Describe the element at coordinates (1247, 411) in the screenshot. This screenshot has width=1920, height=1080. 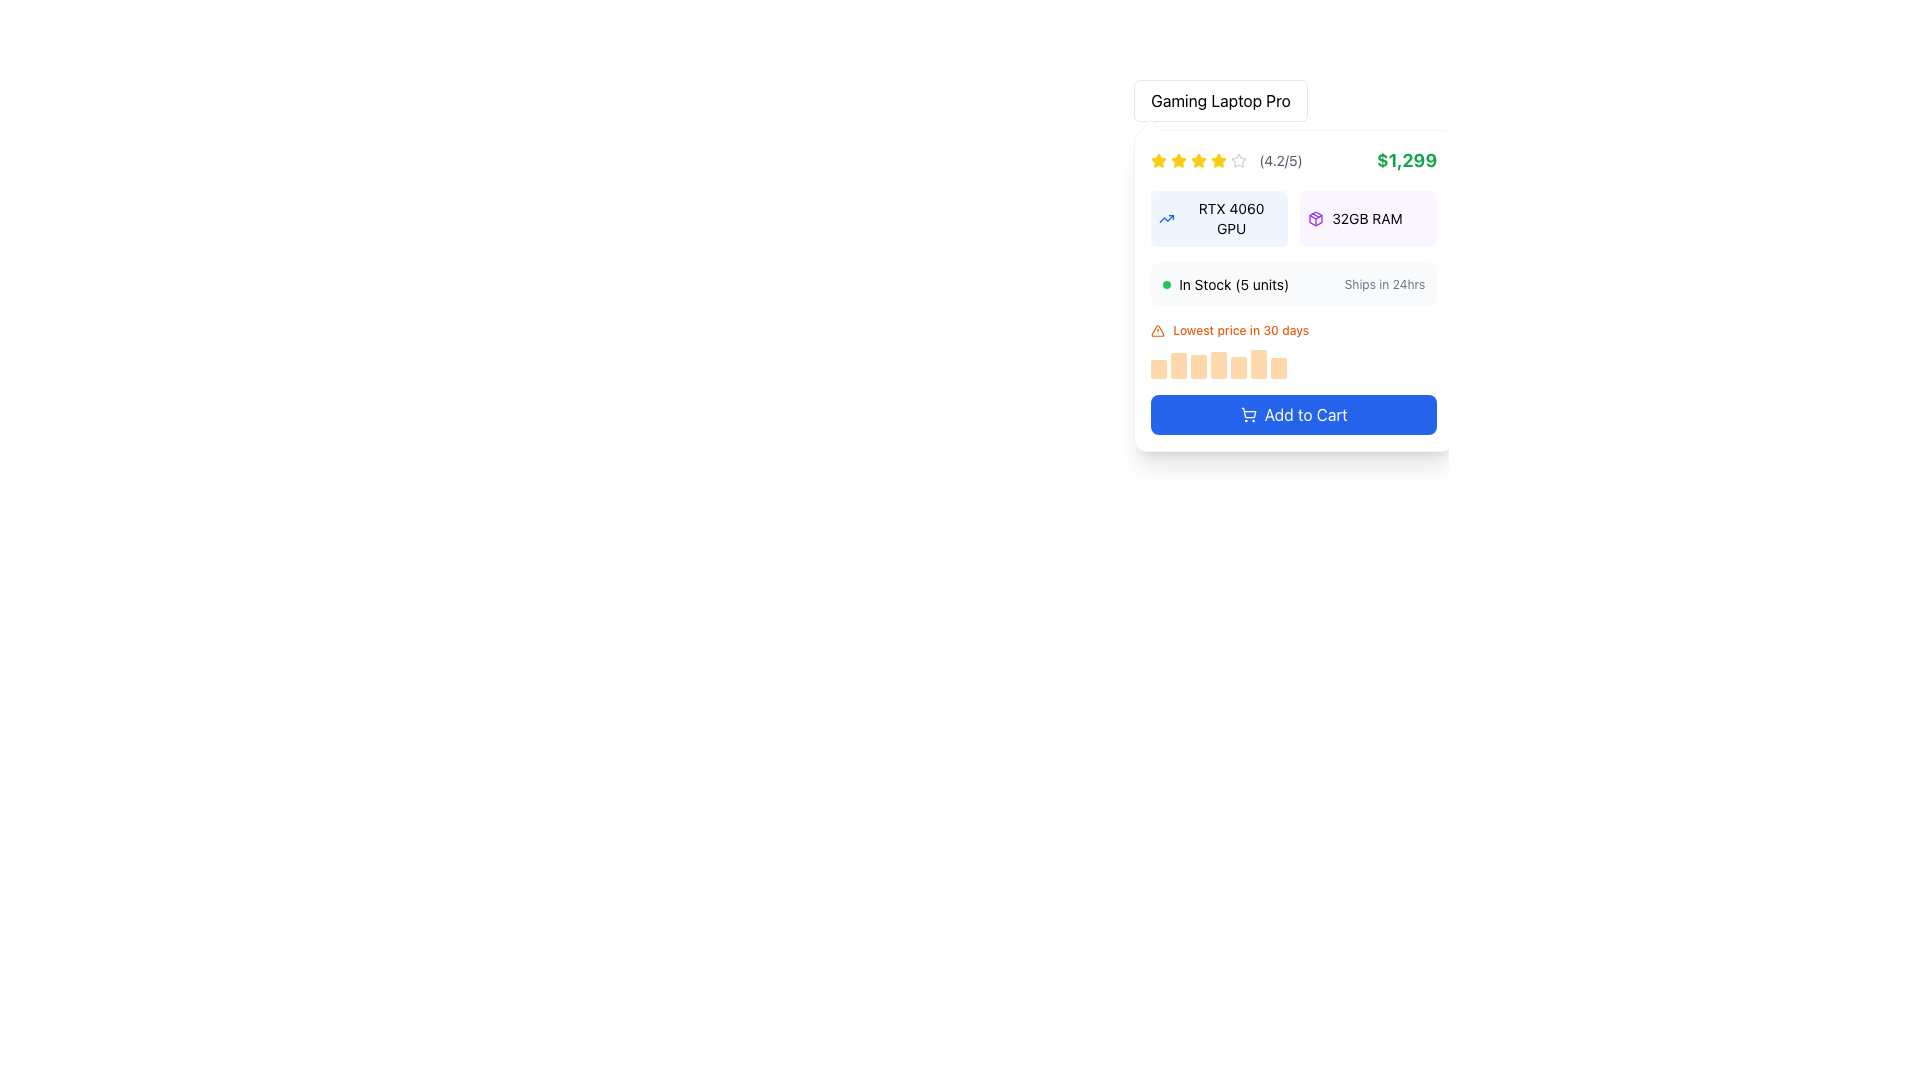
I see `the visual representation of the shopping cart SVG icon located in the bottom-right corner of the interface` at that location.